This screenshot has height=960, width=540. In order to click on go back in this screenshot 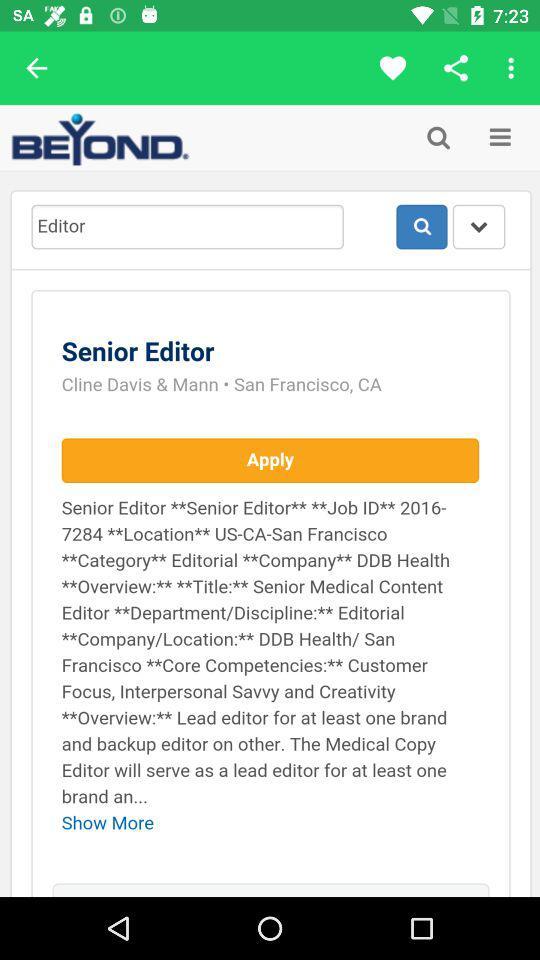, I will do `click(36, 68)`.